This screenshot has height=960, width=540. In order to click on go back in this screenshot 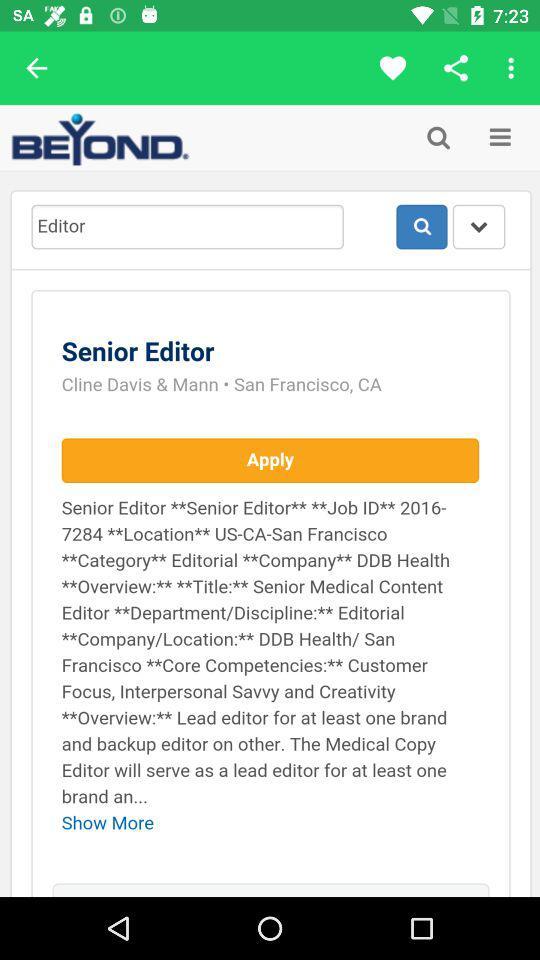, I will do `click(36, 68)`.